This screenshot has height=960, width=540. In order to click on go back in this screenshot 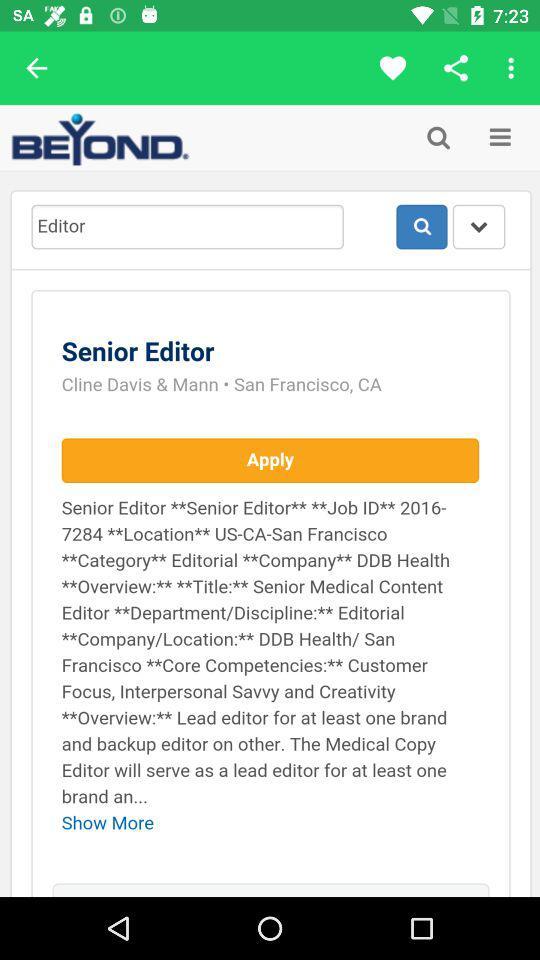, I will do `click(36, 68)`.